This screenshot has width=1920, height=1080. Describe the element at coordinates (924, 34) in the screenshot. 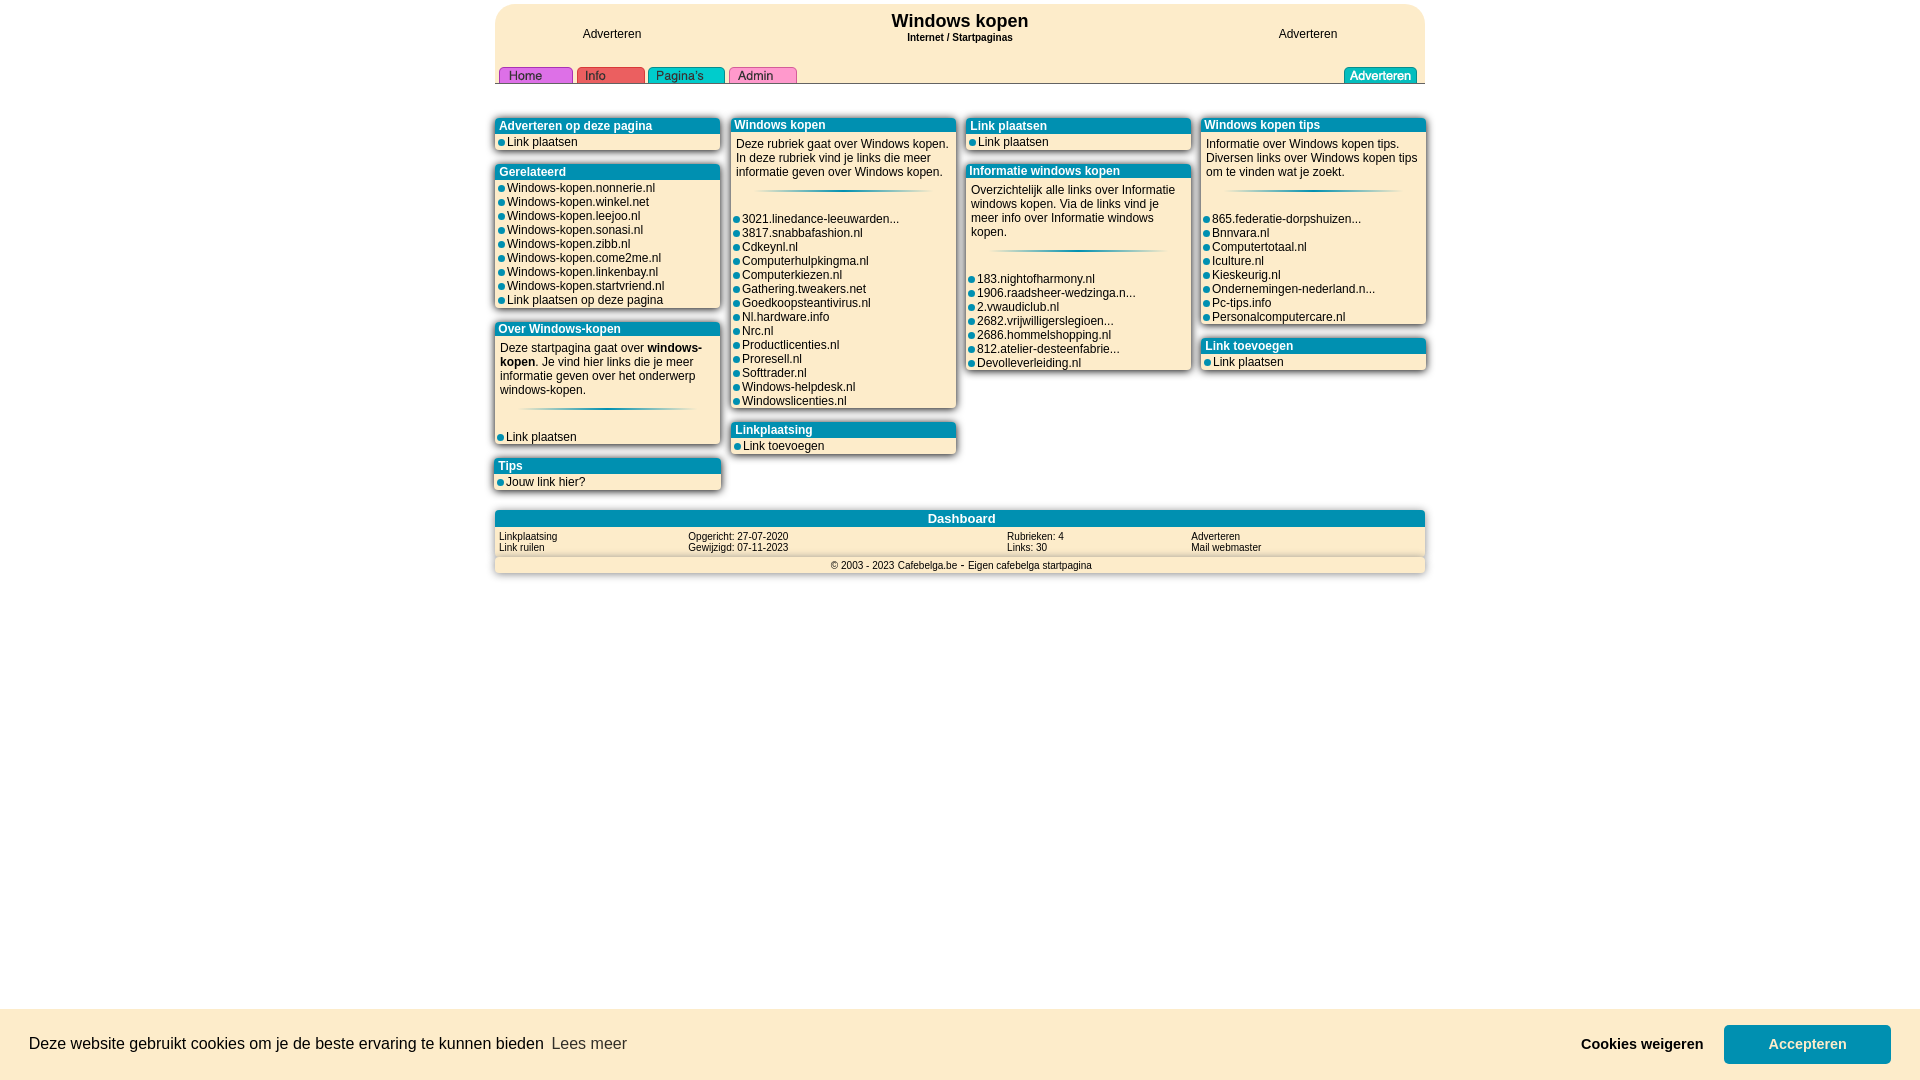

I see `'Internet'` at that location.